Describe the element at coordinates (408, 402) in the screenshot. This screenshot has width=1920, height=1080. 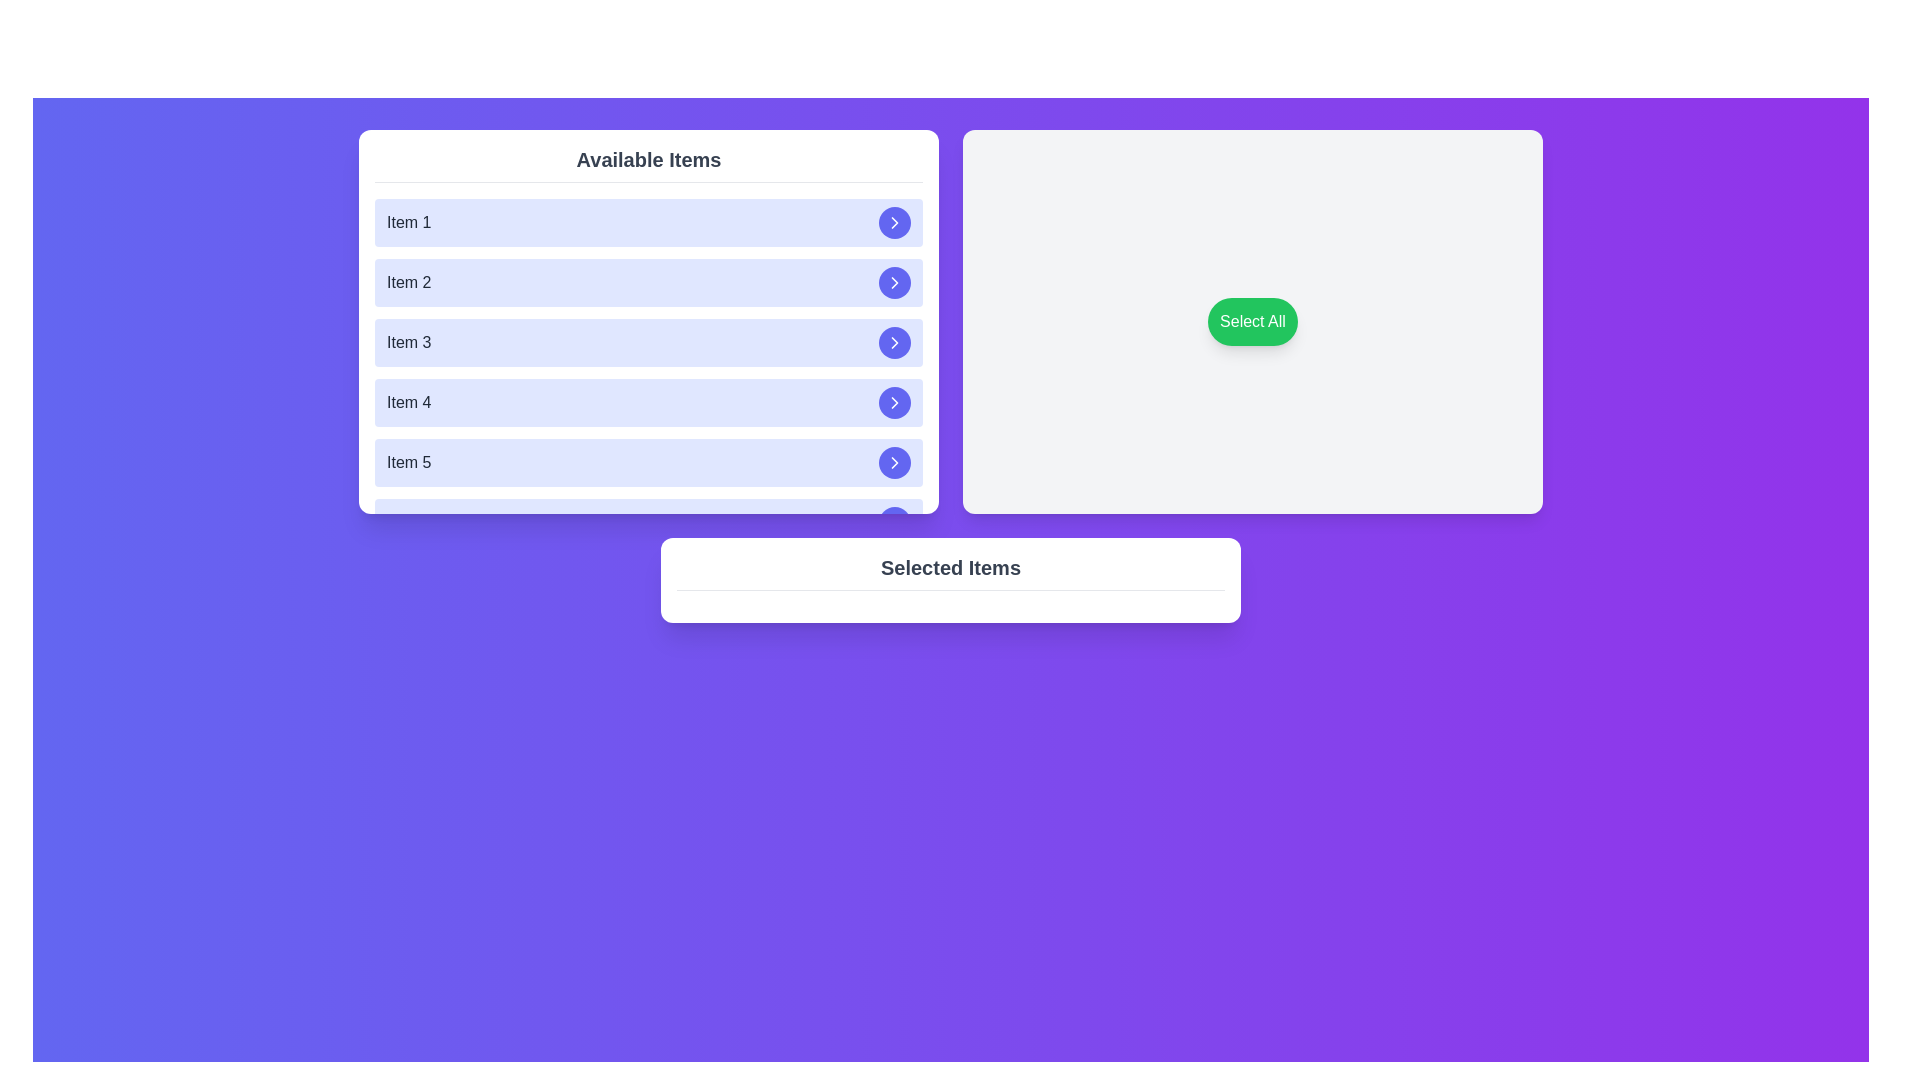
I see `the static text label displaying 'Item 4', which is the fourth item in the list under 'Available Items'` at that location.